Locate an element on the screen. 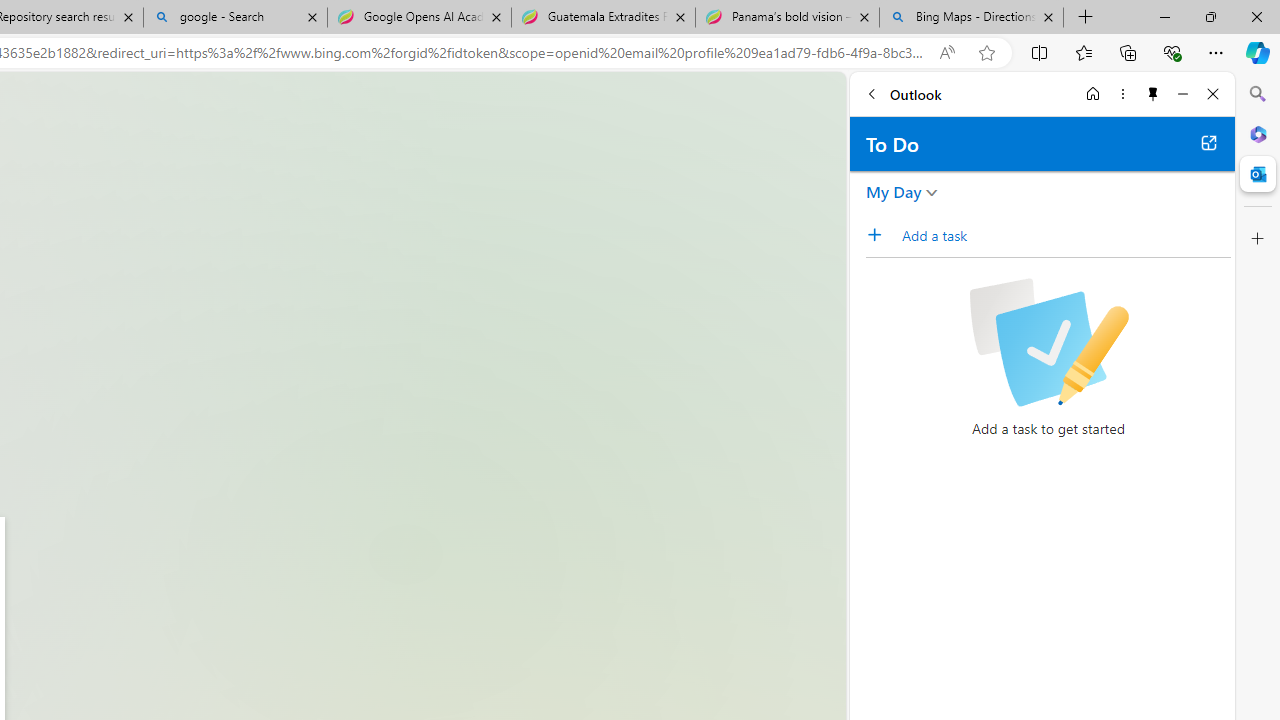 The image size is (1280, 720). 'Google Opens AI Academy for Startups - Nearshore Americas' is located at coordinates (418, 17).